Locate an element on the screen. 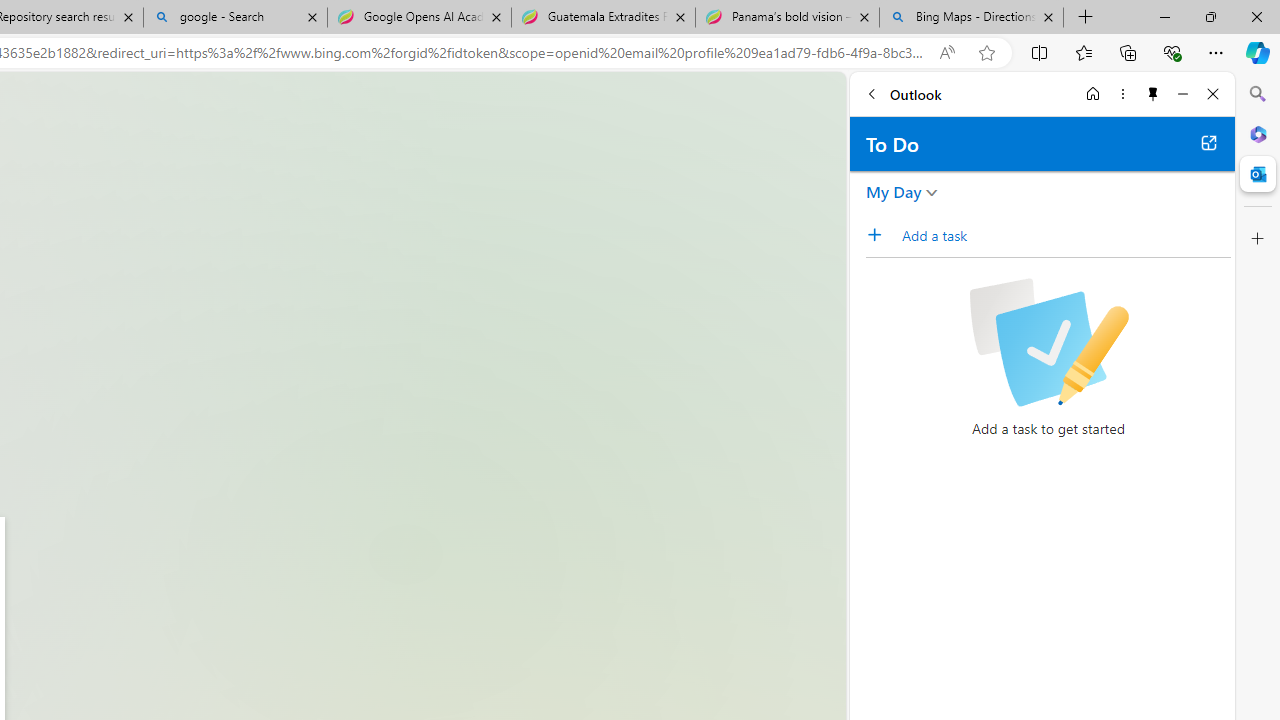 The image size is (1280, 720). 'Google Opens AI Academy for Startups - Nearshore Americas' is located at coordinates (418, 17).